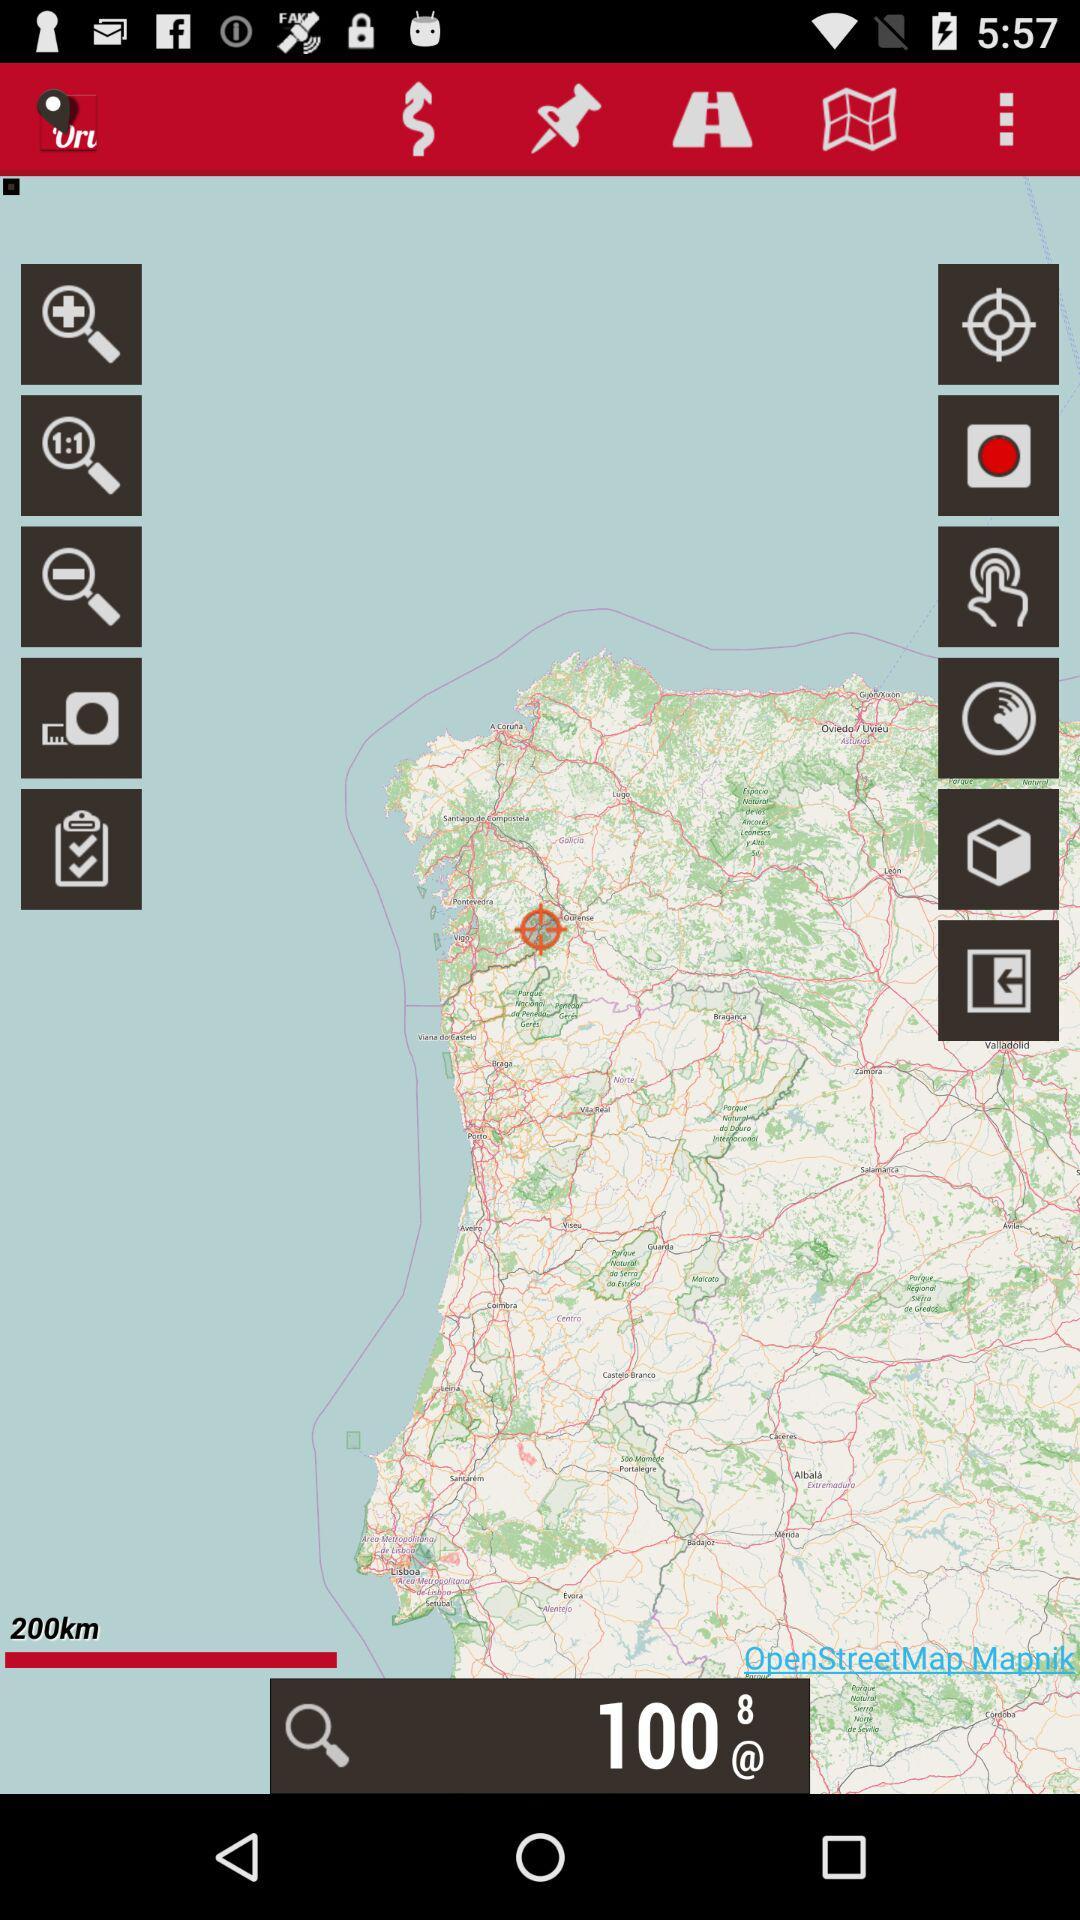 Image resolution: width=1080 pixels, height=1920 pixels. Describe the element at coordinates (998, 487) in the screenshot. I see `the photo icon` at that location.